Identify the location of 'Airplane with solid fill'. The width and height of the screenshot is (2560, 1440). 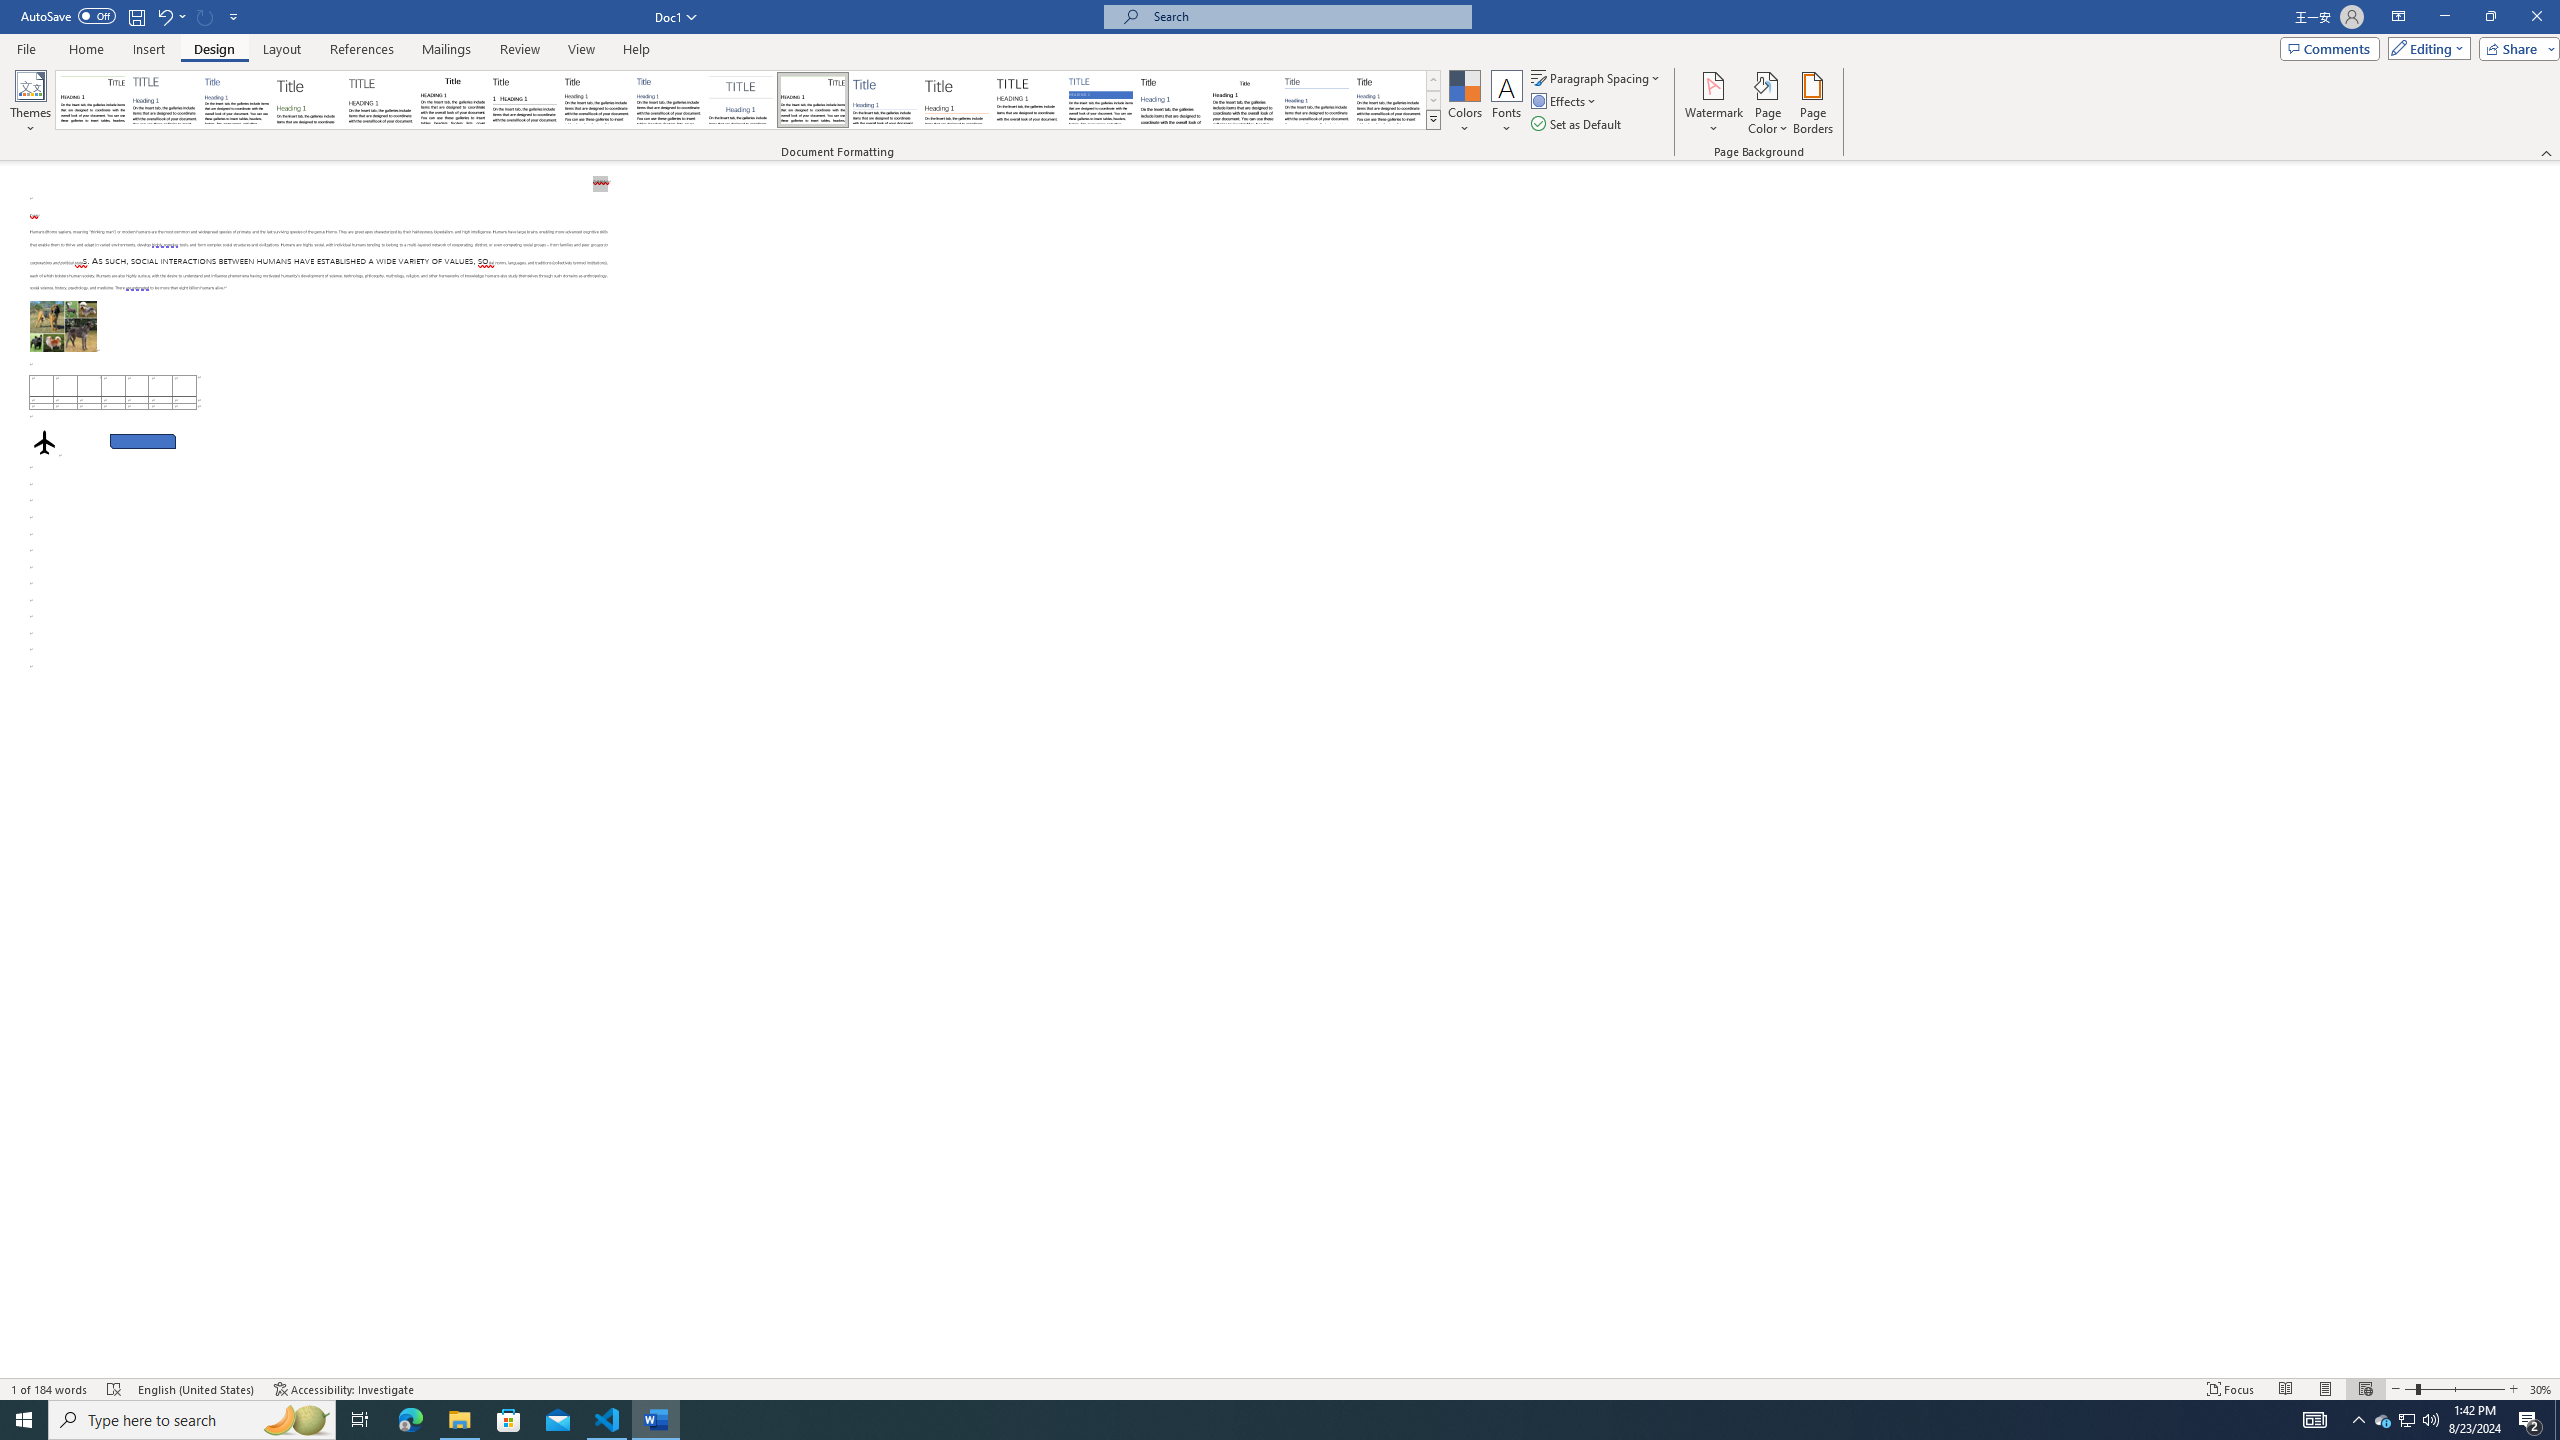
(44, 441).